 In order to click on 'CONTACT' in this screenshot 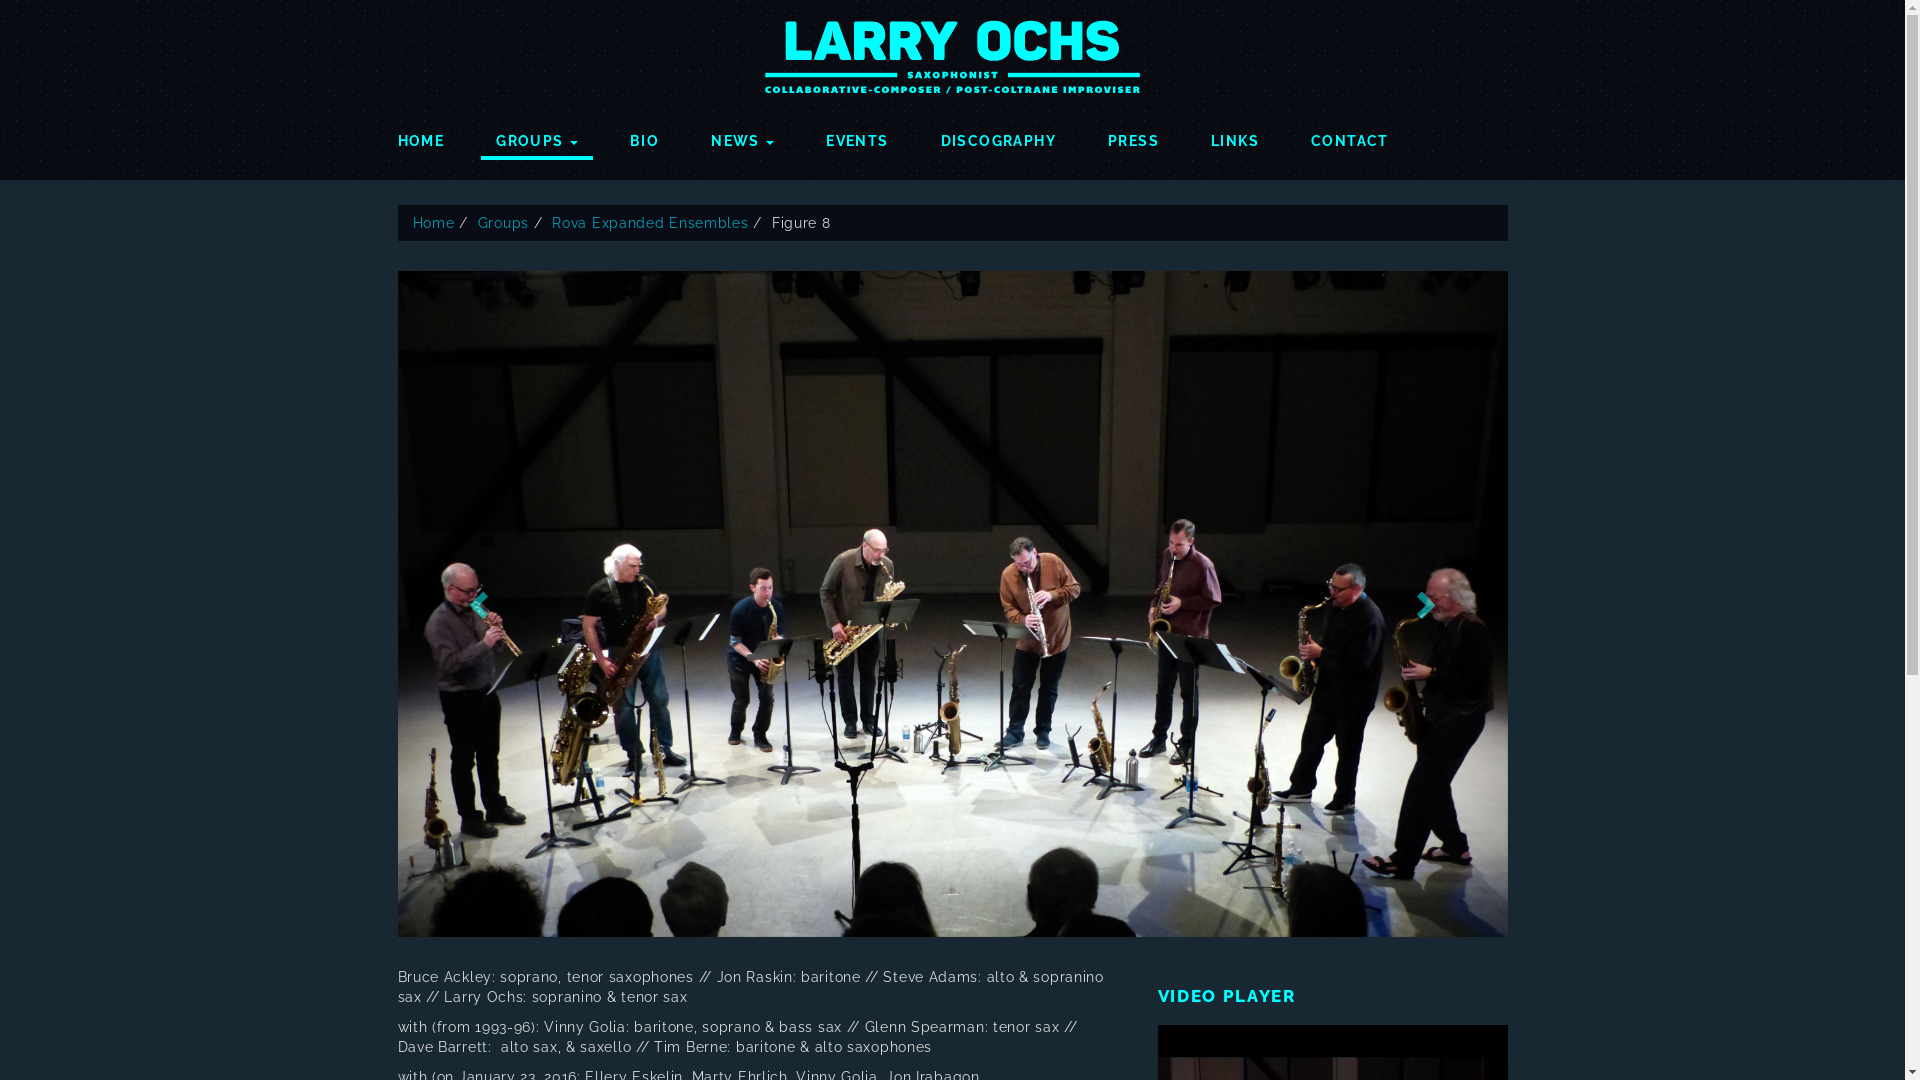, I will do `click(1349, 135)`.